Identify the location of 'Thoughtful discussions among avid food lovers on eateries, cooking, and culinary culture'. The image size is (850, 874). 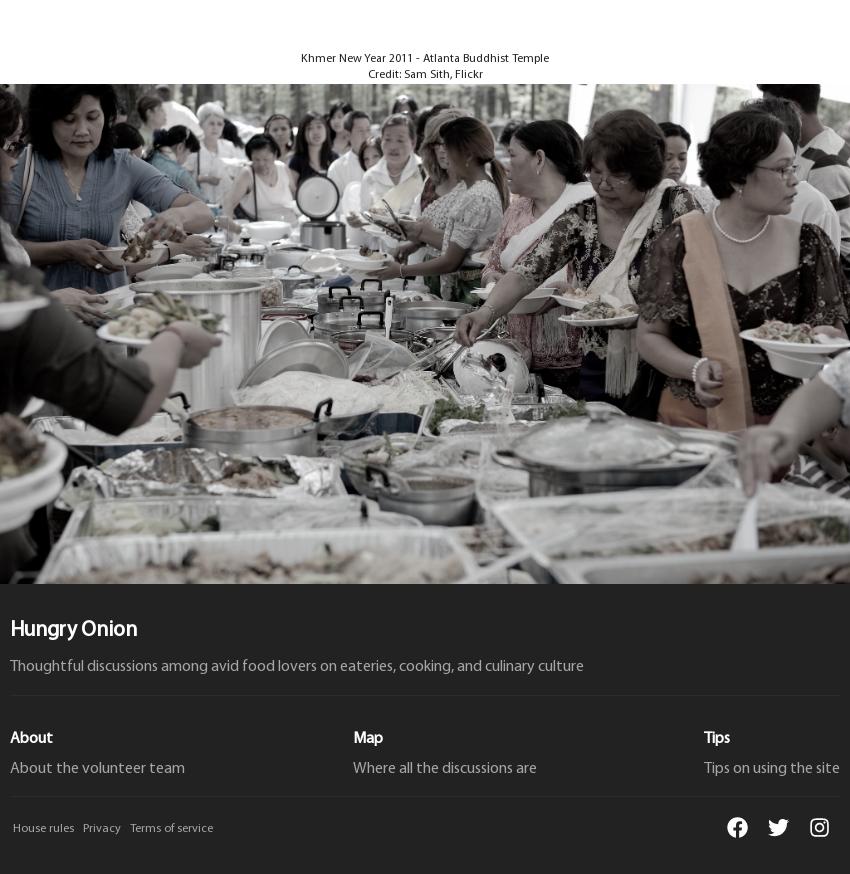
(295, 667).